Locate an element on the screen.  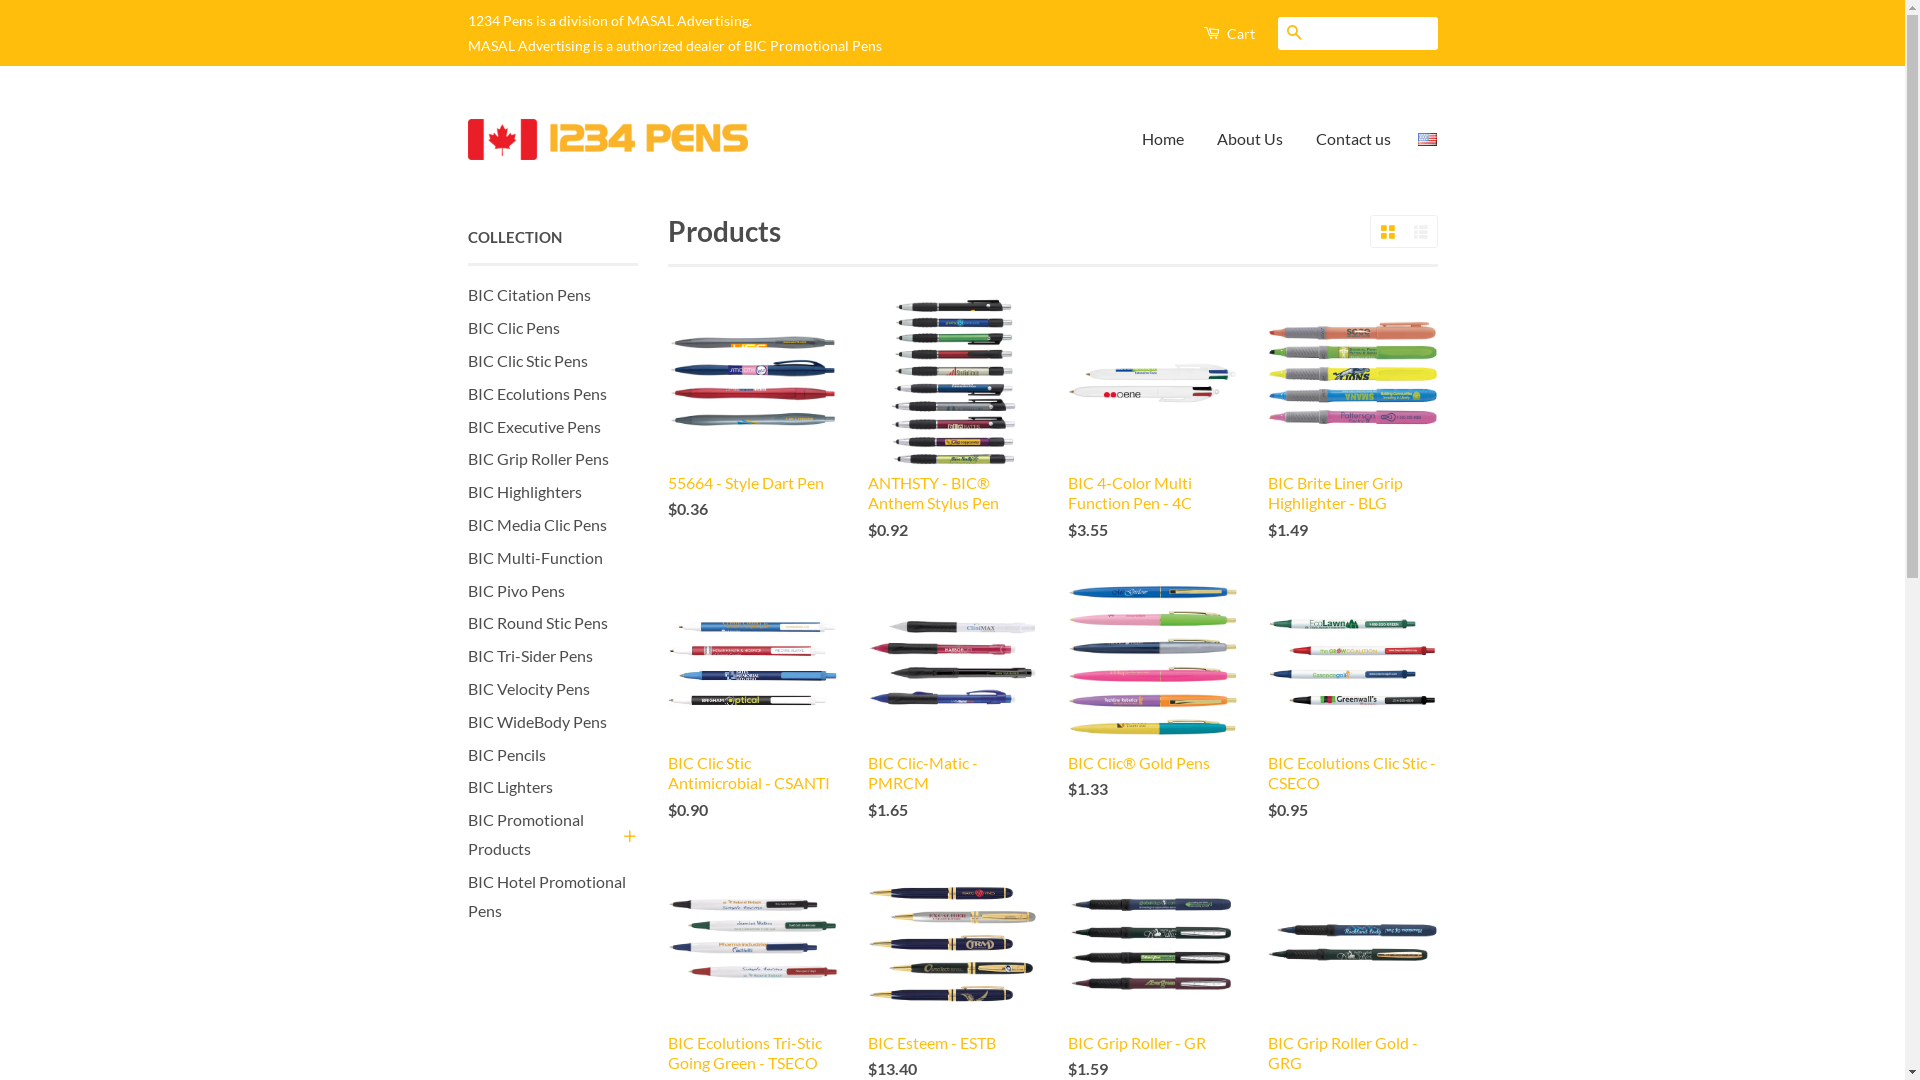
'BIC Round Stic Pens' is located at coordinates (537, 621).